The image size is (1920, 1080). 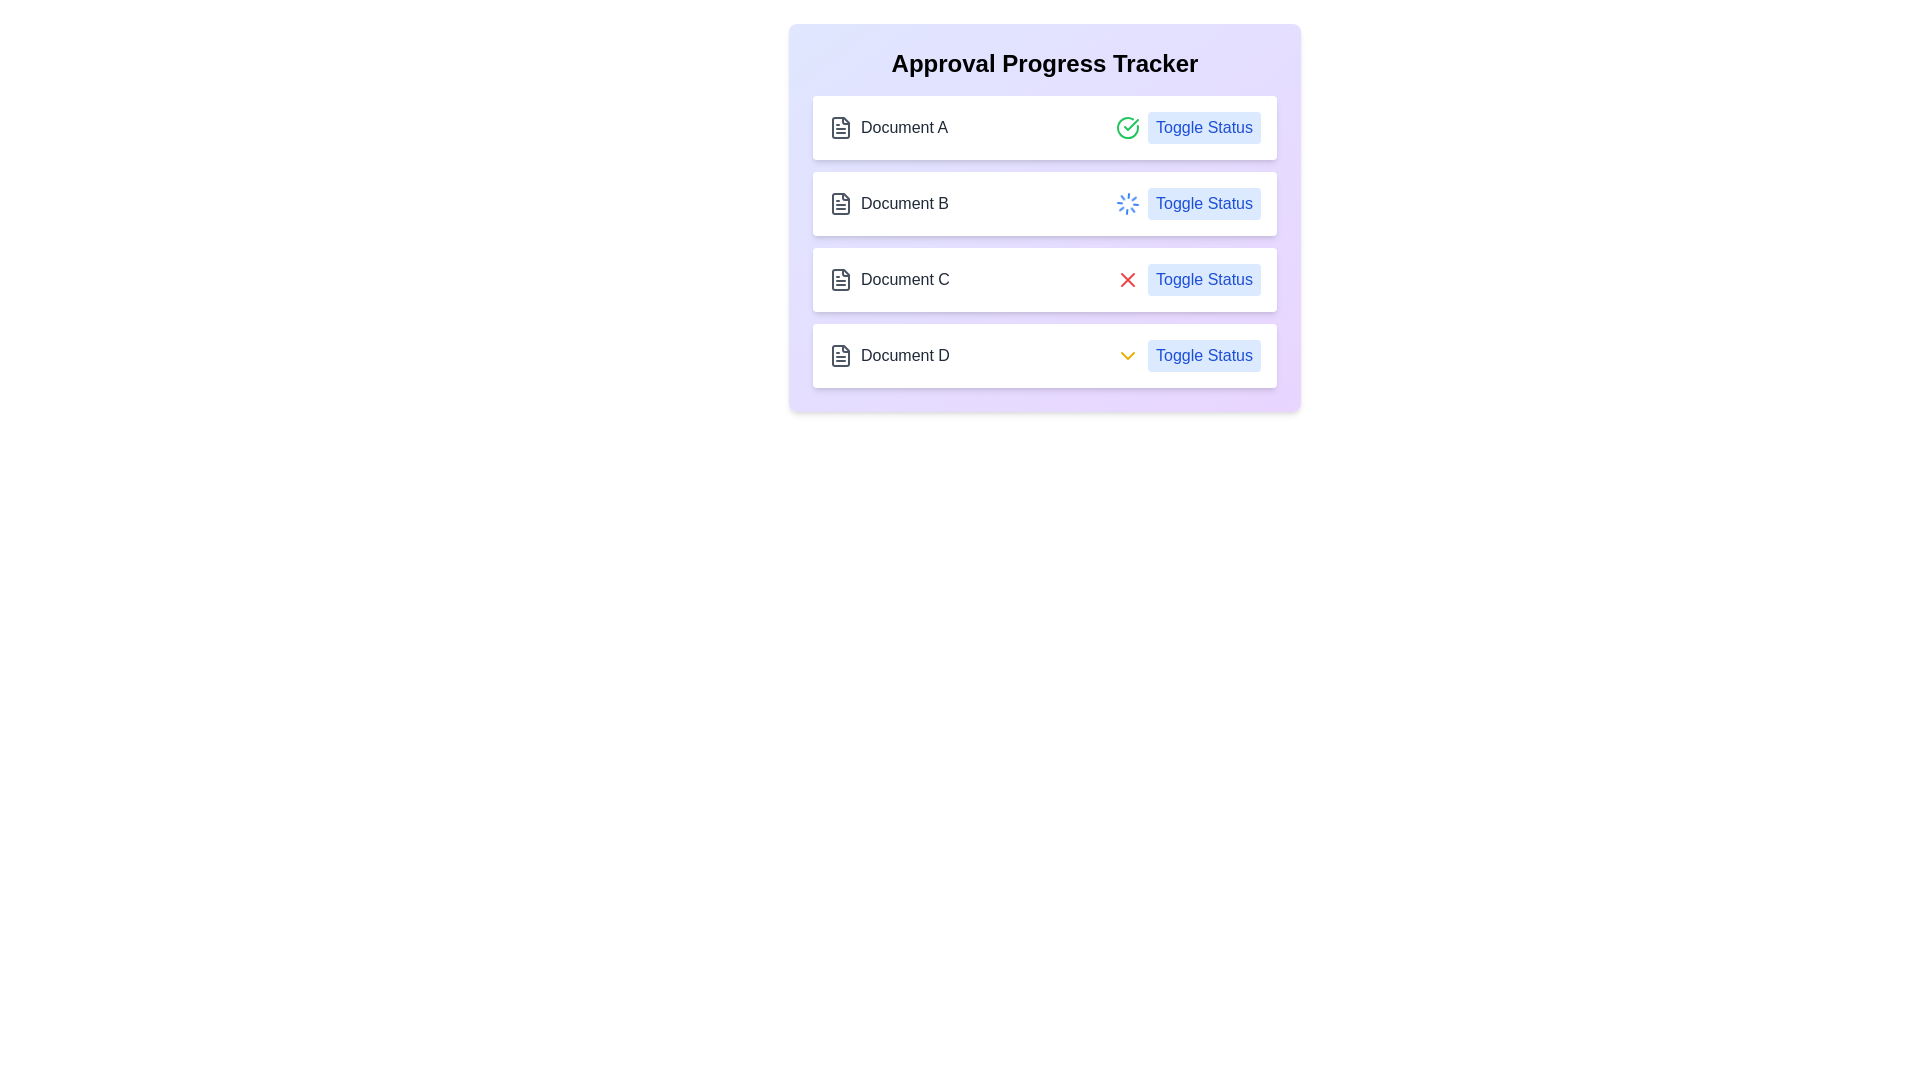 I want to click on the 'Document A' text with icon element, which is the first item in the list within the 'Approval Progress Tracker' box, so click(x=887, y=127).